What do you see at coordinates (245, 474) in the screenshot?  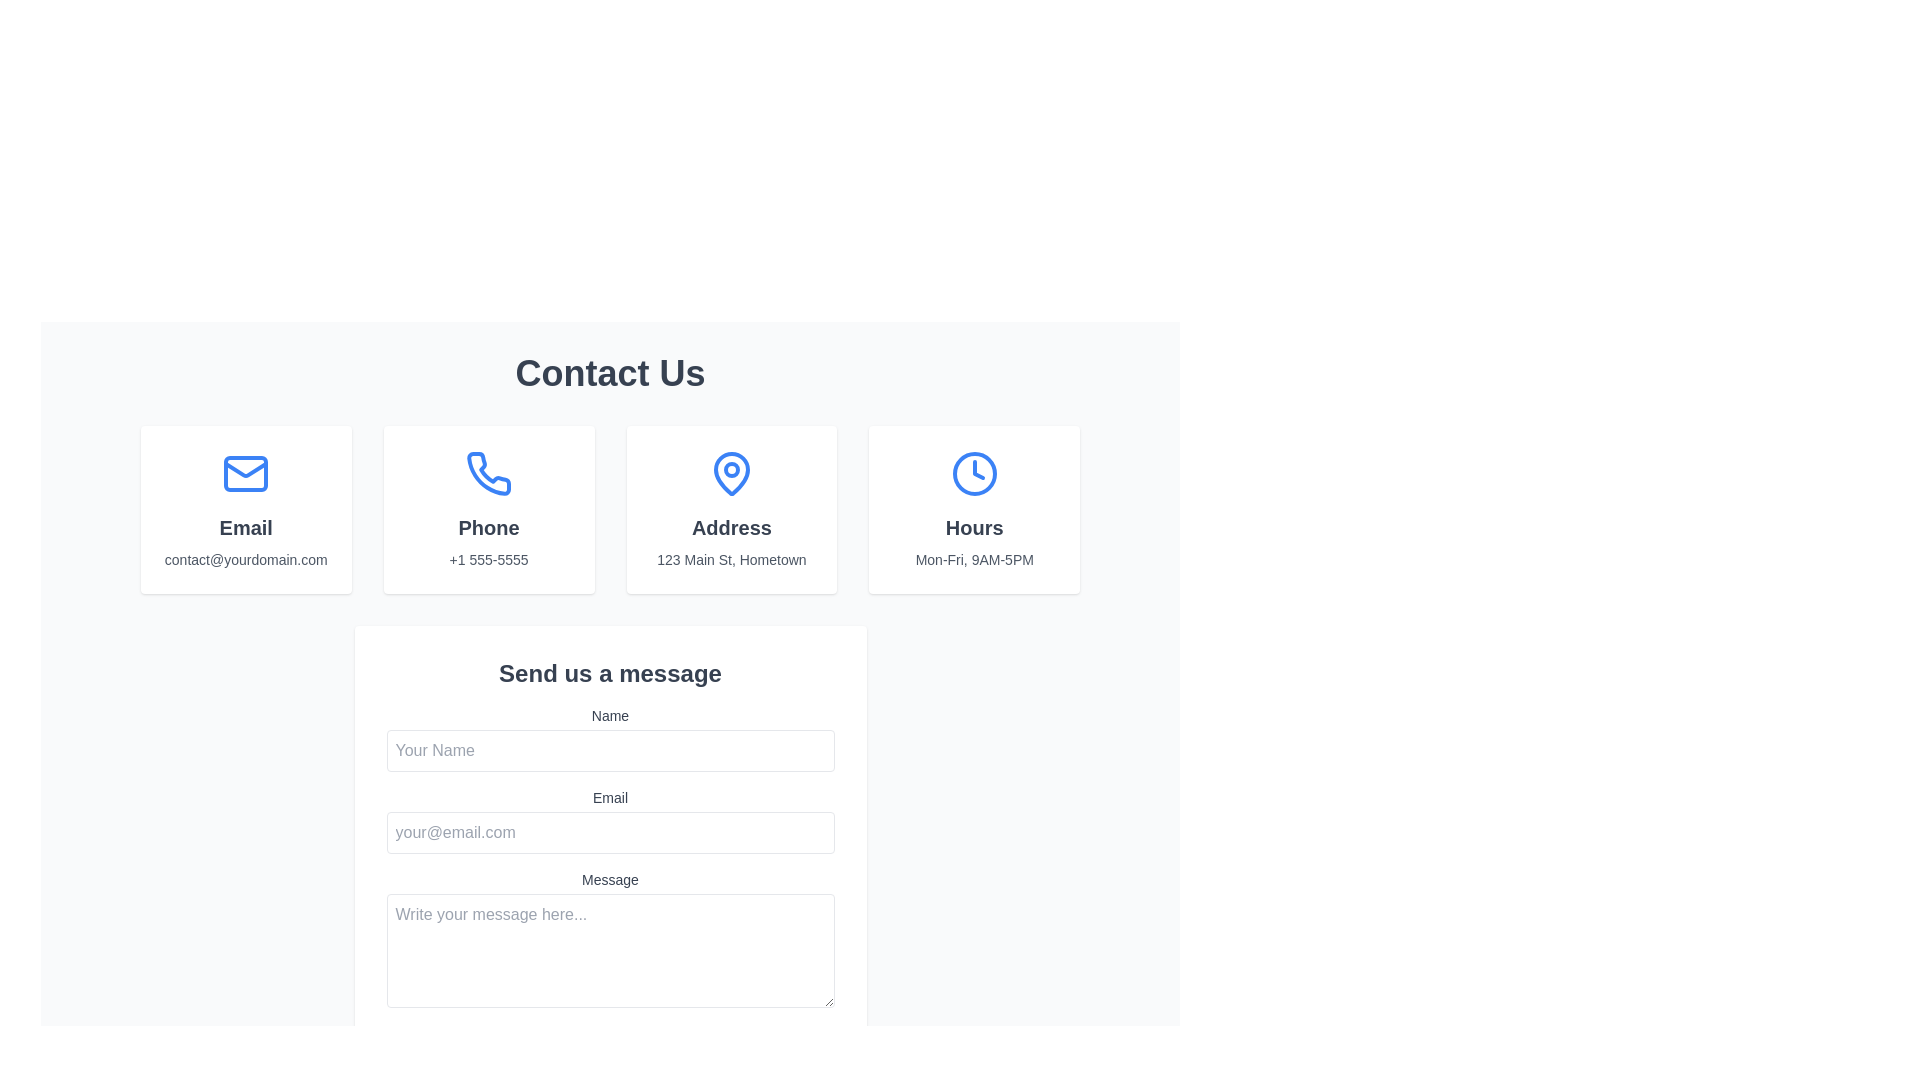 I see `the Email icon which is the first icon in the top row, containing the graphical representation of the contact information` at bounding box center [245, 474].